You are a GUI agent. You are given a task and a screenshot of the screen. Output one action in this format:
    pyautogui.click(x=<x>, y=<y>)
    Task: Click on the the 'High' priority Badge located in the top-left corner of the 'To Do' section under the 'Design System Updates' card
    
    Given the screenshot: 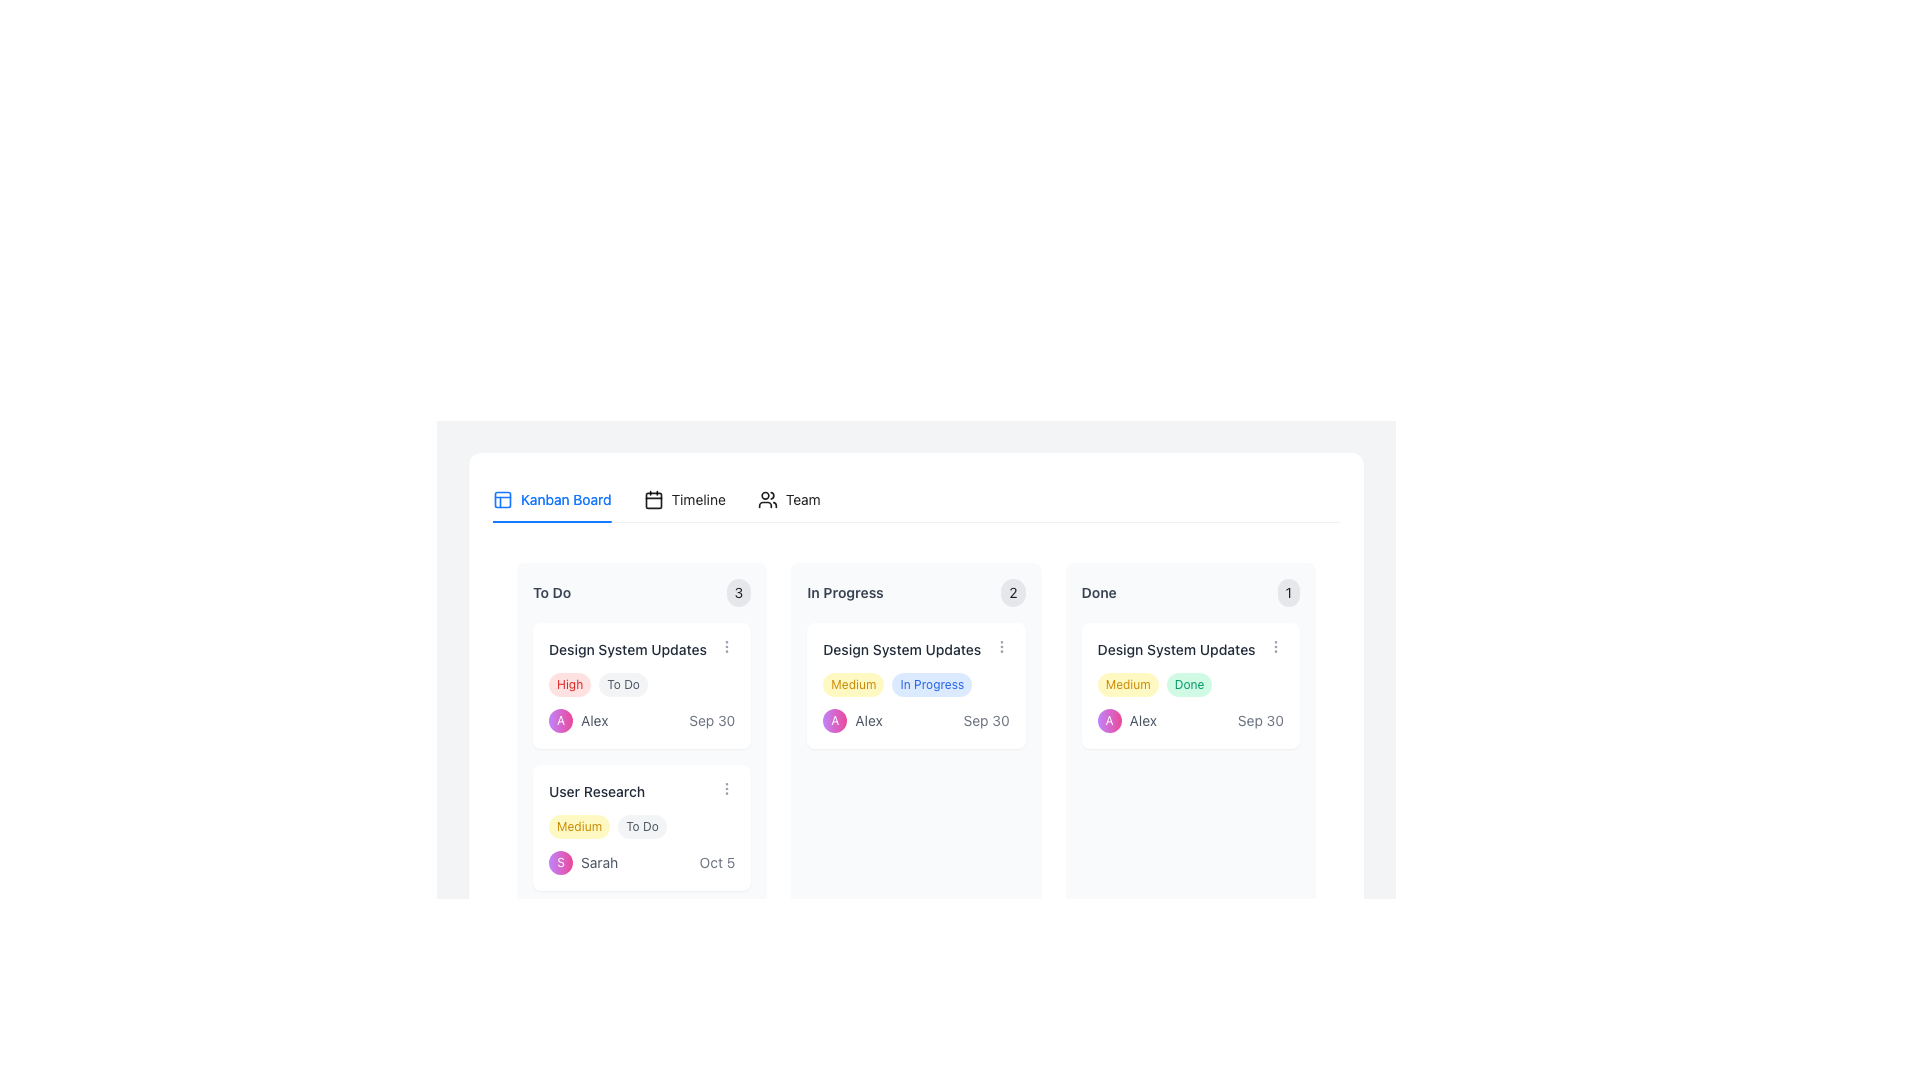 What is the action you would take?
    pyautogui.click(x=569, y=684)
    